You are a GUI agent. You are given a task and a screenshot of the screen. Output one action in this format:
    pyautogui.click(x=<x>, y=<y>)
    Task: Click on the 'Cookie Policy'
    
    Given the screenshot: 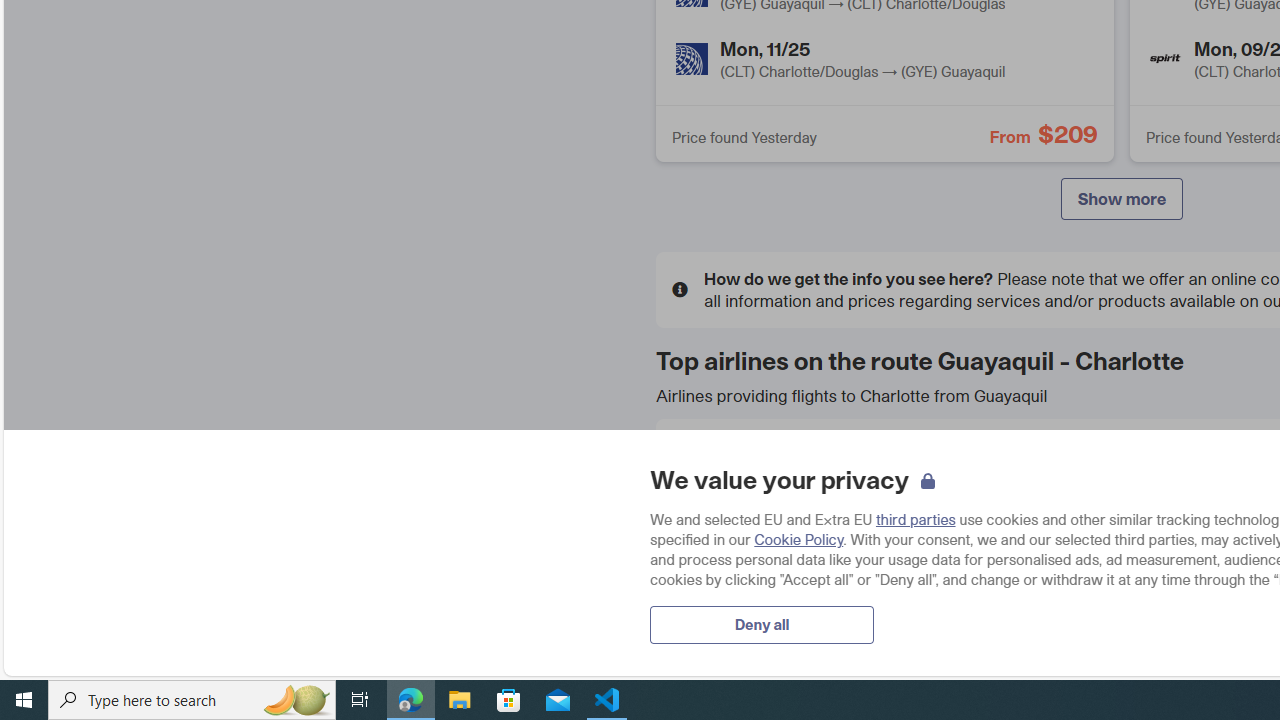 What is the action you would take?
    pyautogui.click(x=797, y=538)
    